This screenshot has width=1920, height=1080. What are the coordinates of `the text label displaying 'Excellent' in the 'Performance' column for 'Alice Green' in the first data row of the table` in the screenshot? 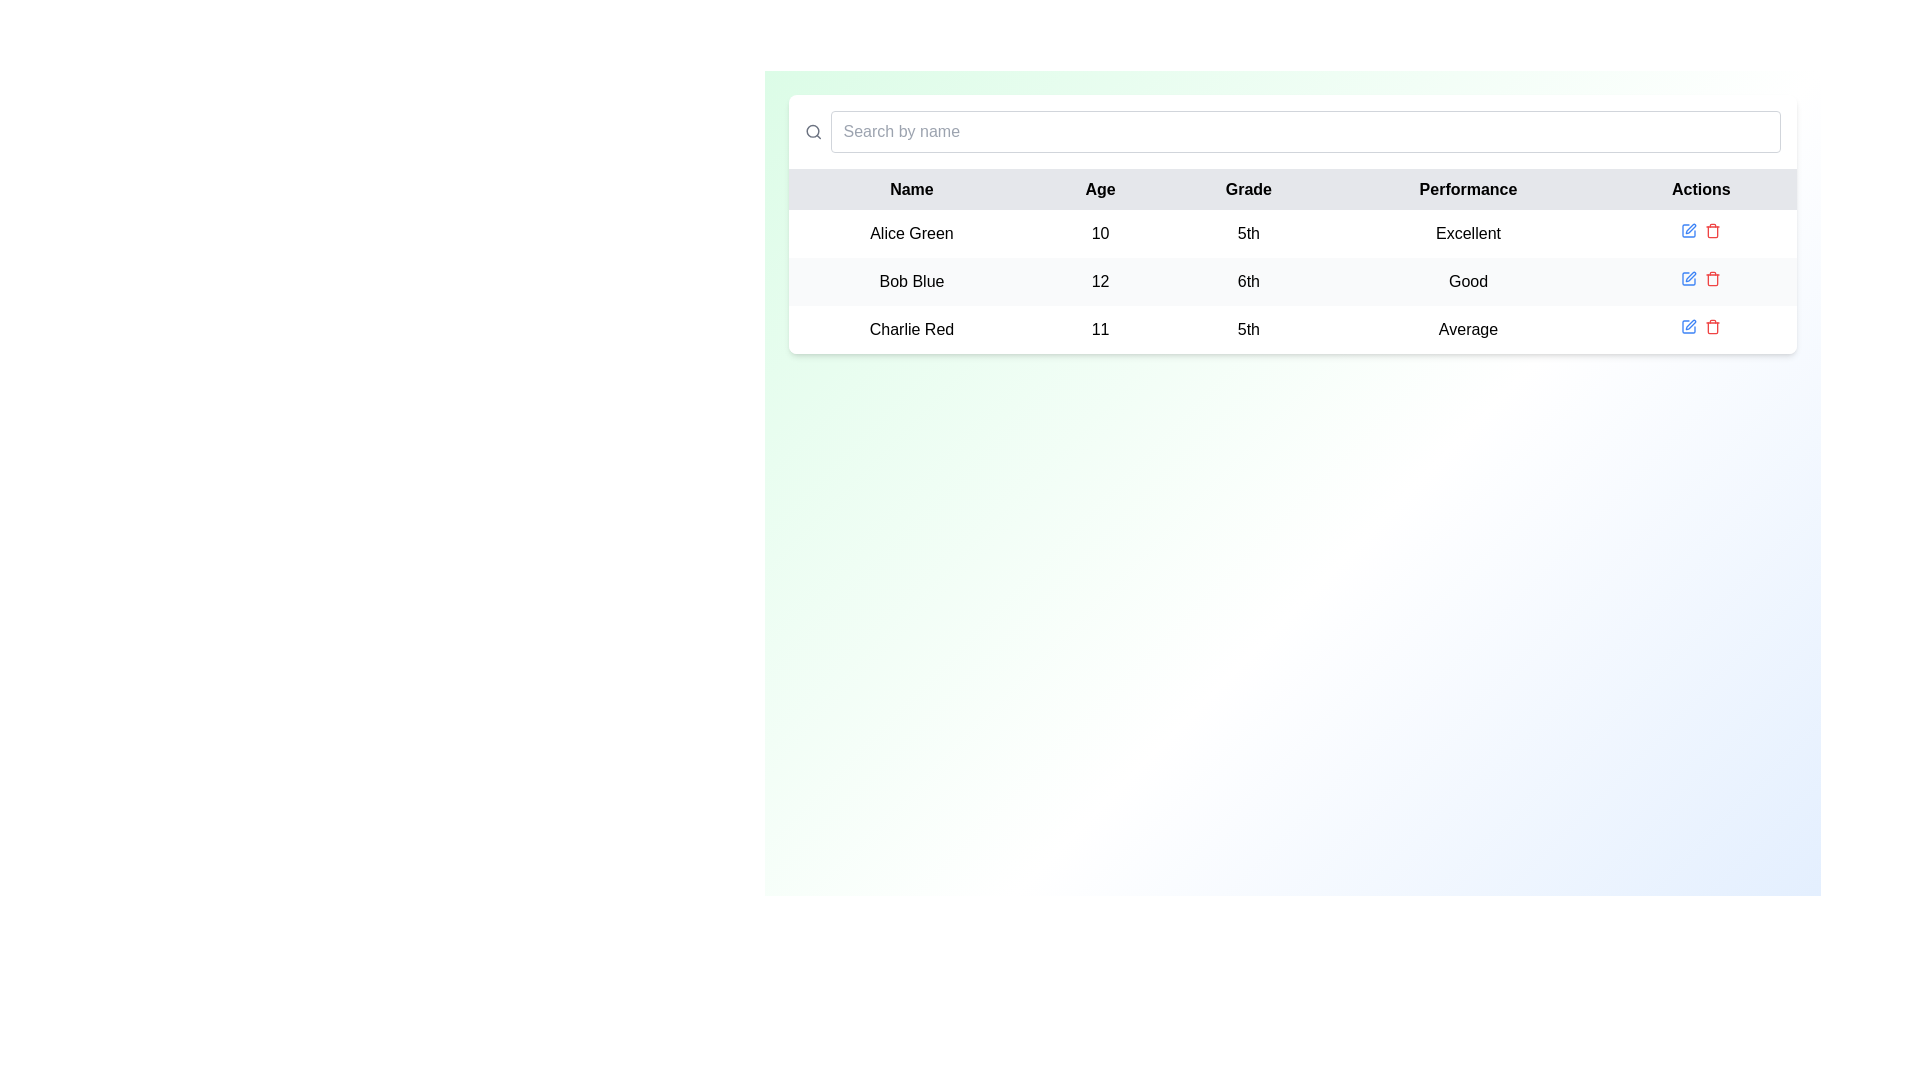 It's located at (1468, 233).